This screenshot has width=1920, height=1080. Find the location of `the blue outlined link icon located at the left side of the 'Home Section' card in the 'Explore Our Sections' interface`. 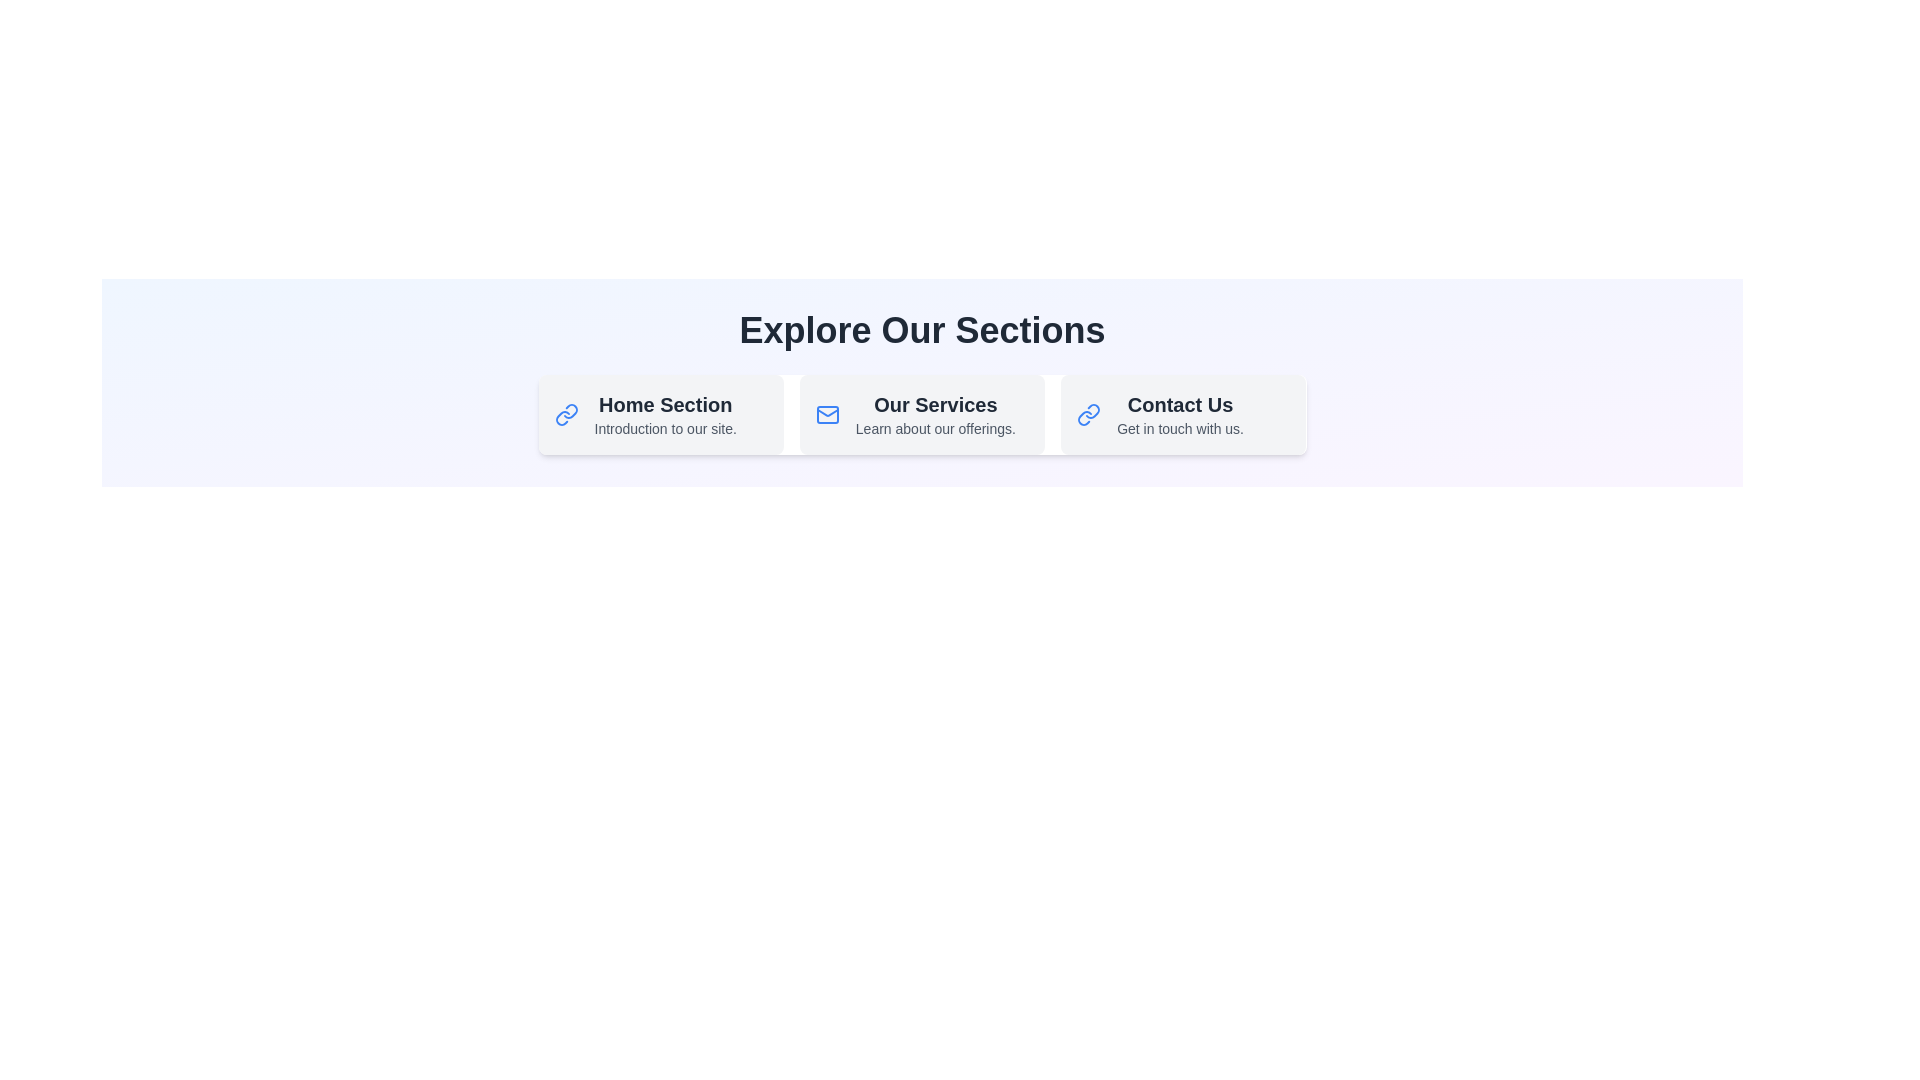

the blue outlined link icon located at the left side of the 'Home Section' card in the 'Explore Our Sections' interface is located at coordinates (565, 414).